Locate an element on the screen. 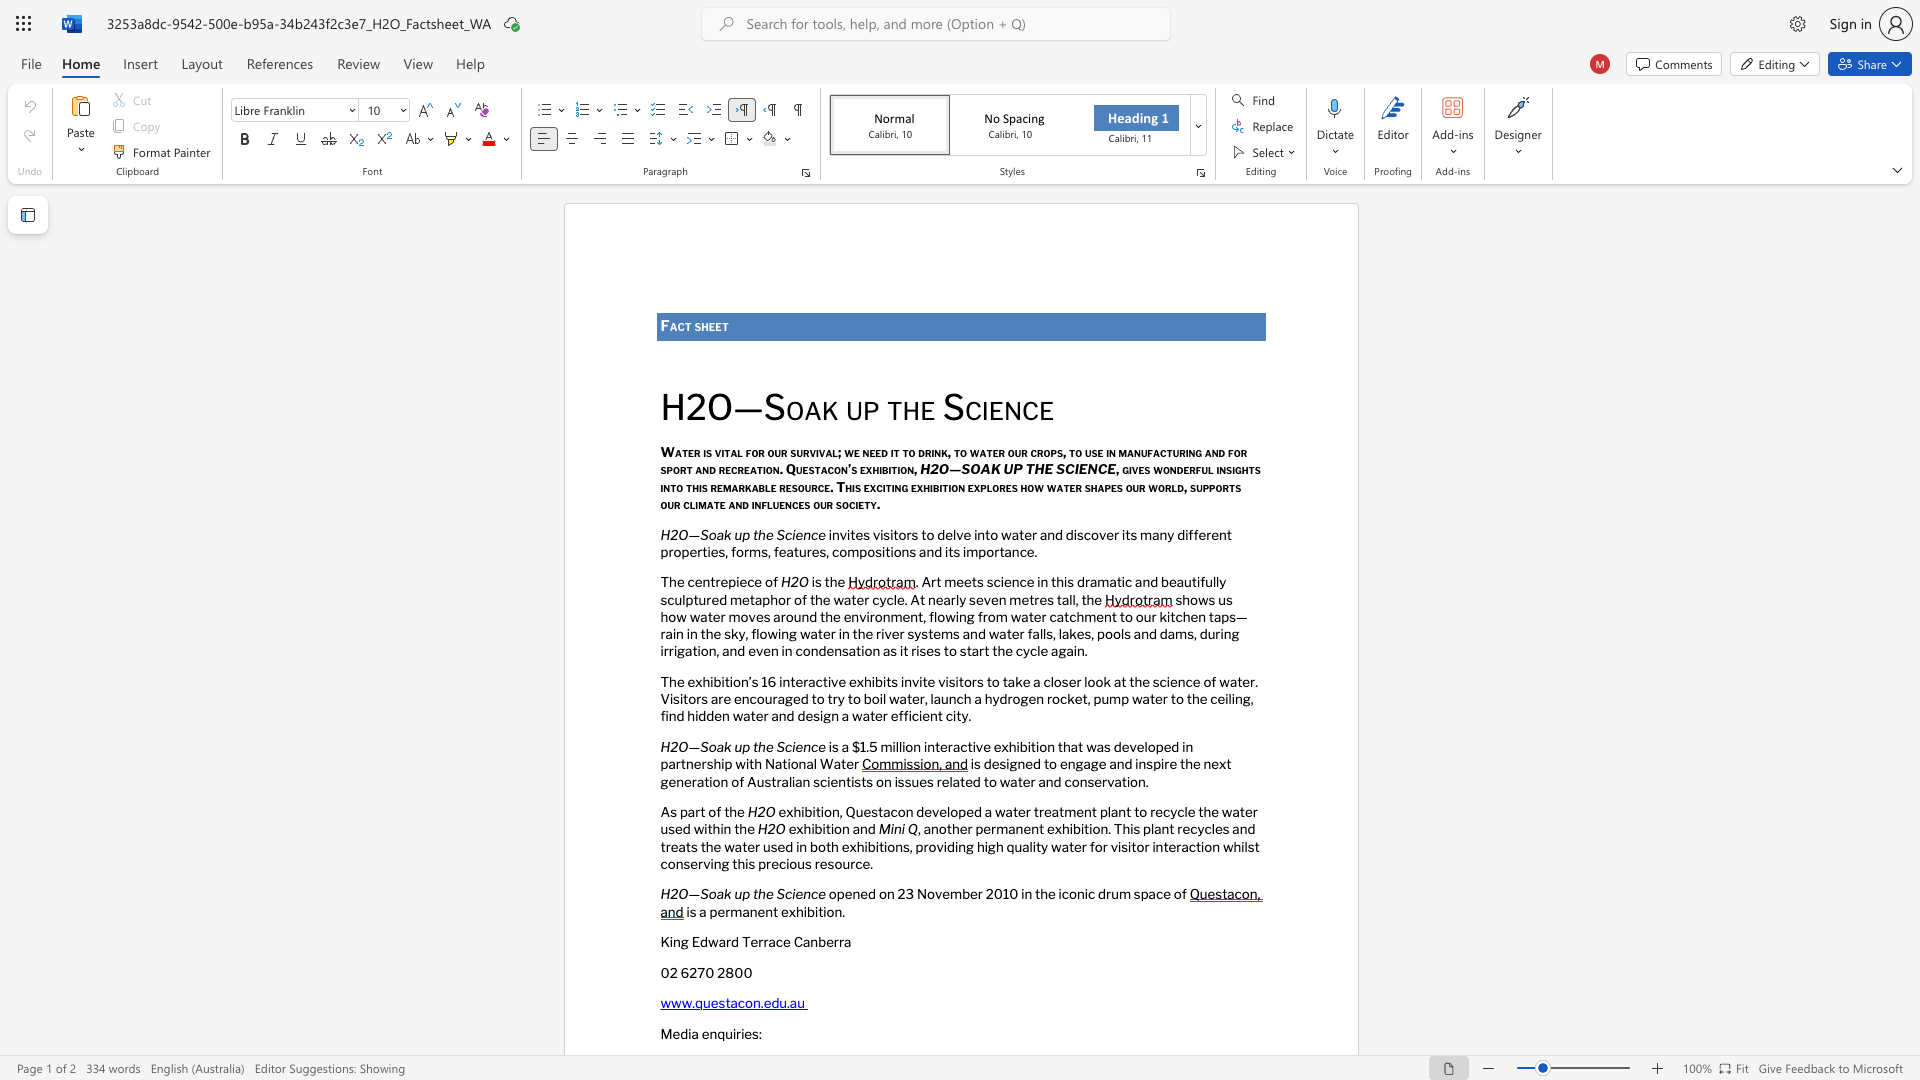 The width and height of the screenshot is (1920, 1080). the space between the continuous character "o" and "v" in the text is located at coordinates (933, 893).